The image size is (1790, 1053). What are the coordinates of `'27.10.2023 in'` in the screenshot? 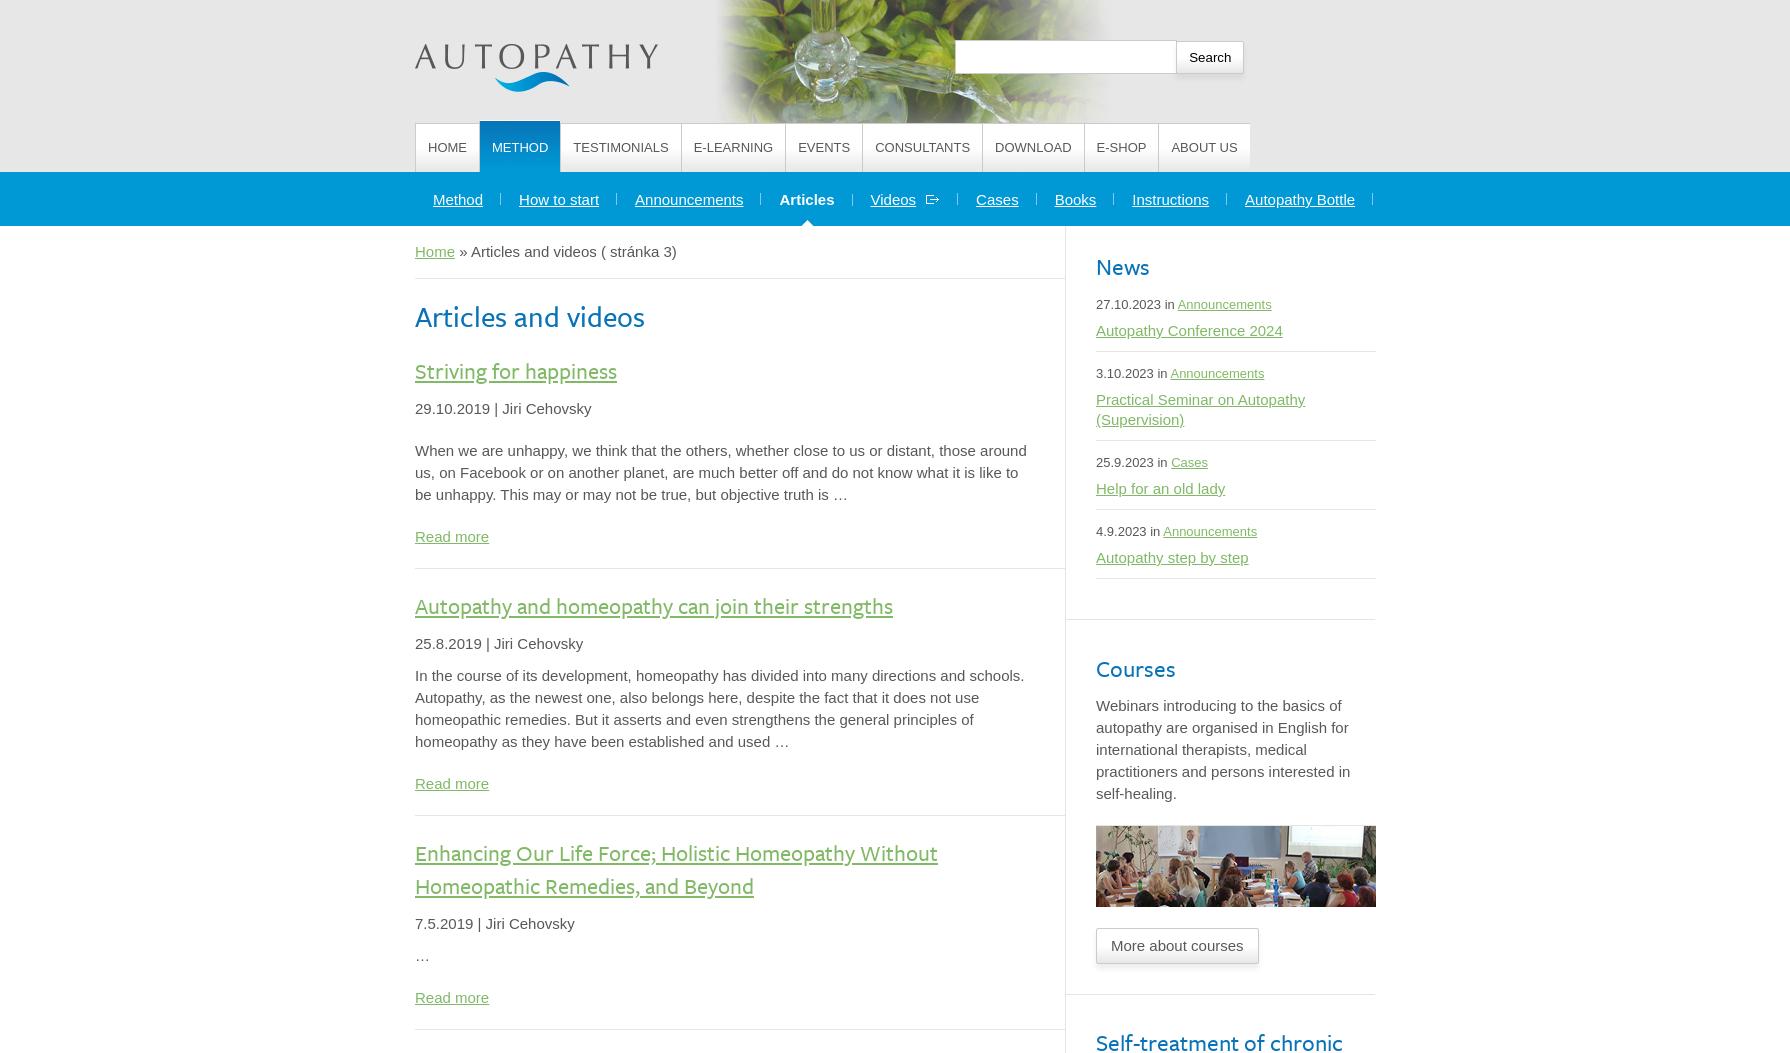 It's located at (1136, 304).